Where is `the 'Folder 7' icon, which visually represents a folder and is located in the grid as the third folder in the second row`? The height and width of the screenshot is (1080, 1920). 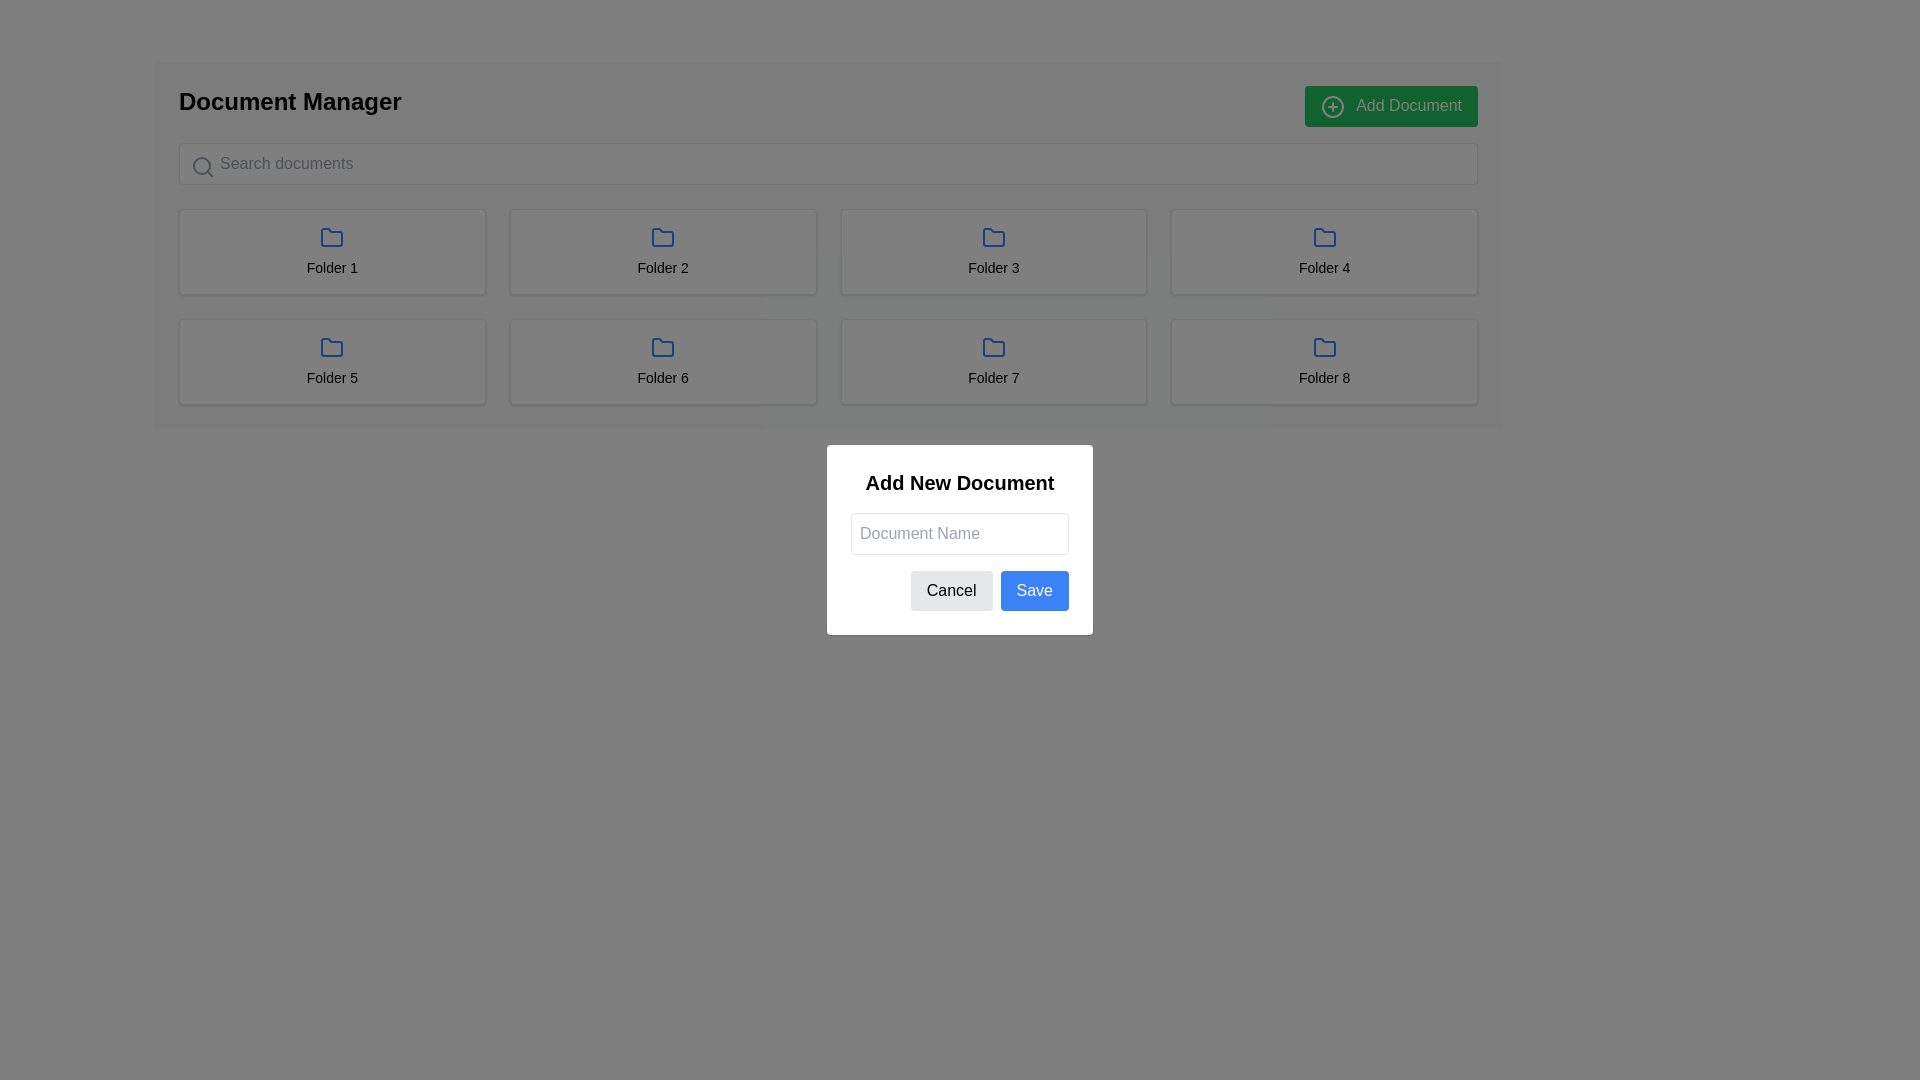
the 'Folder 7' icon, which visually represents a folder and is located in the grid as the third folder in the second row is located at coordinates (993, 346).